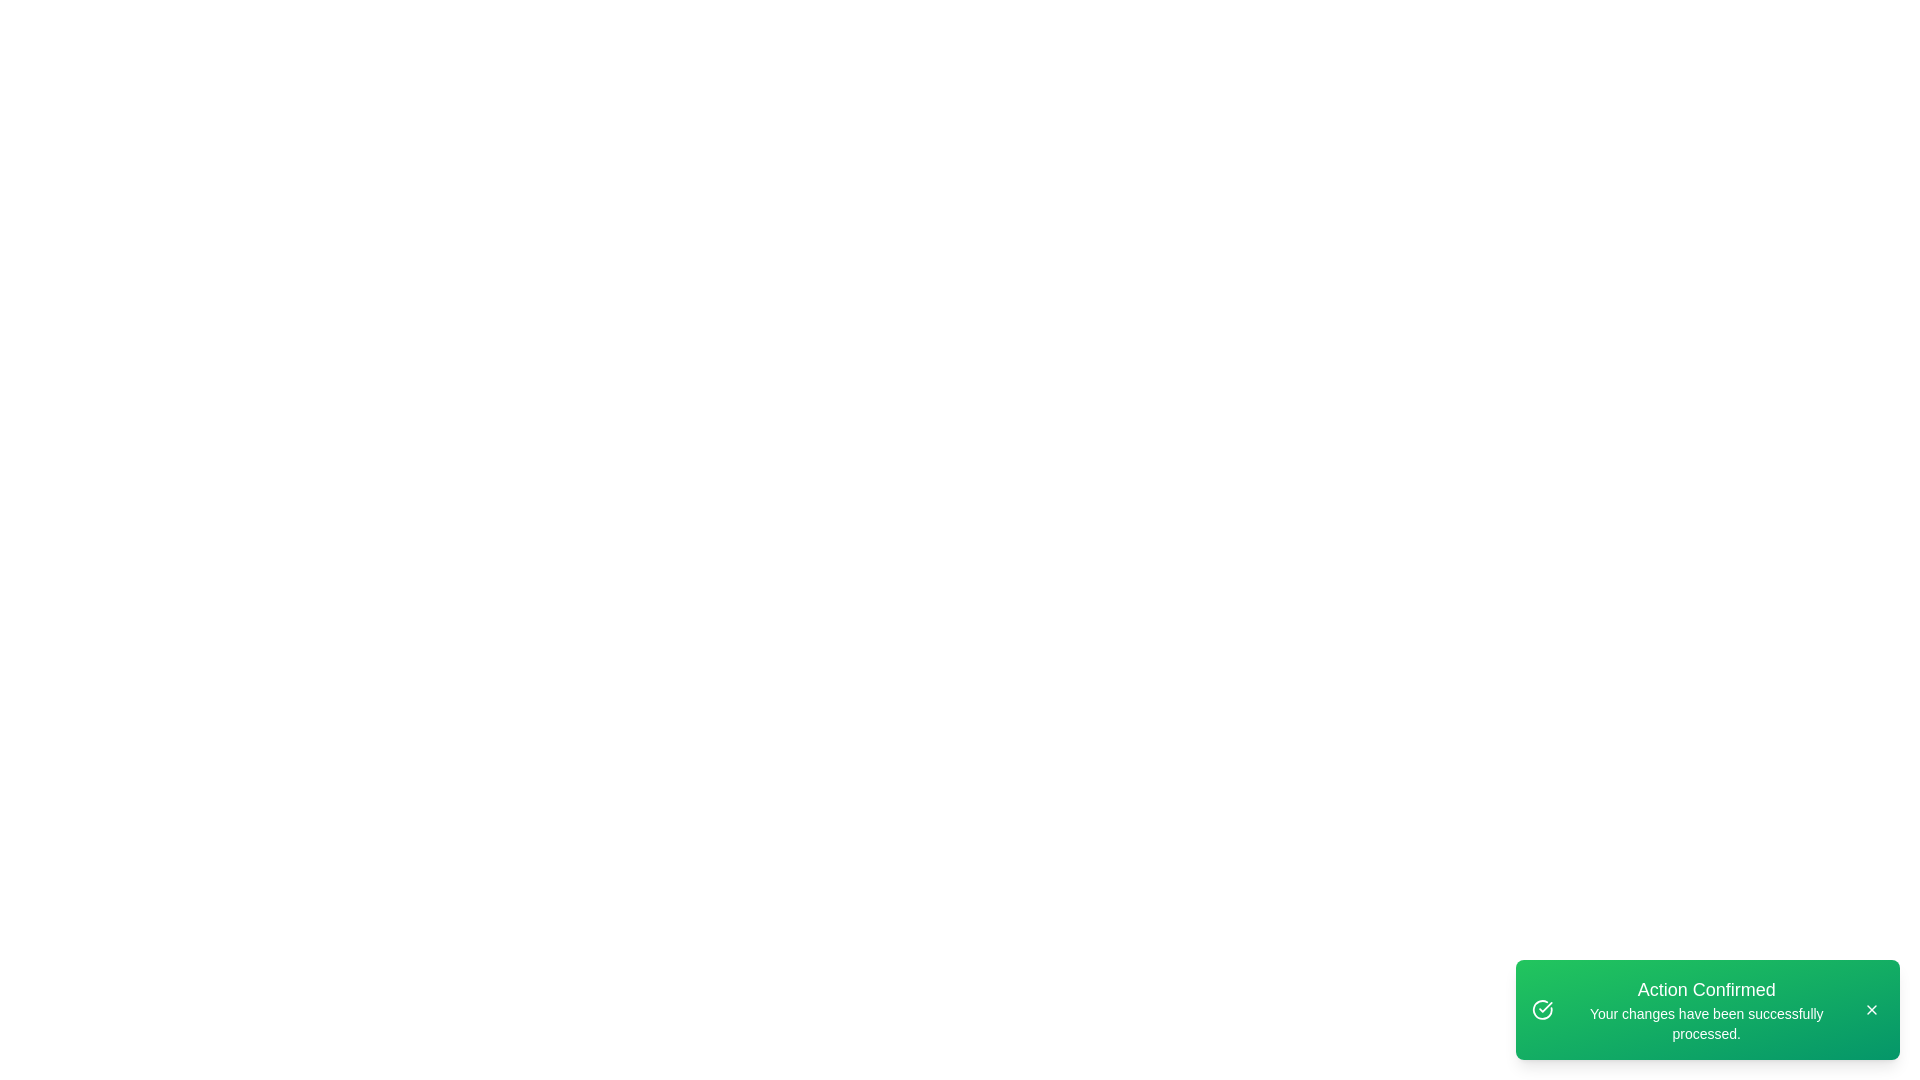 The width and height of the screenshot is (1920, 1080). What do you see at coordinates (1871, 1010) in the screenshot?
I see `the close button of the snackbar to close it` at bounding box center [1871, 1010].